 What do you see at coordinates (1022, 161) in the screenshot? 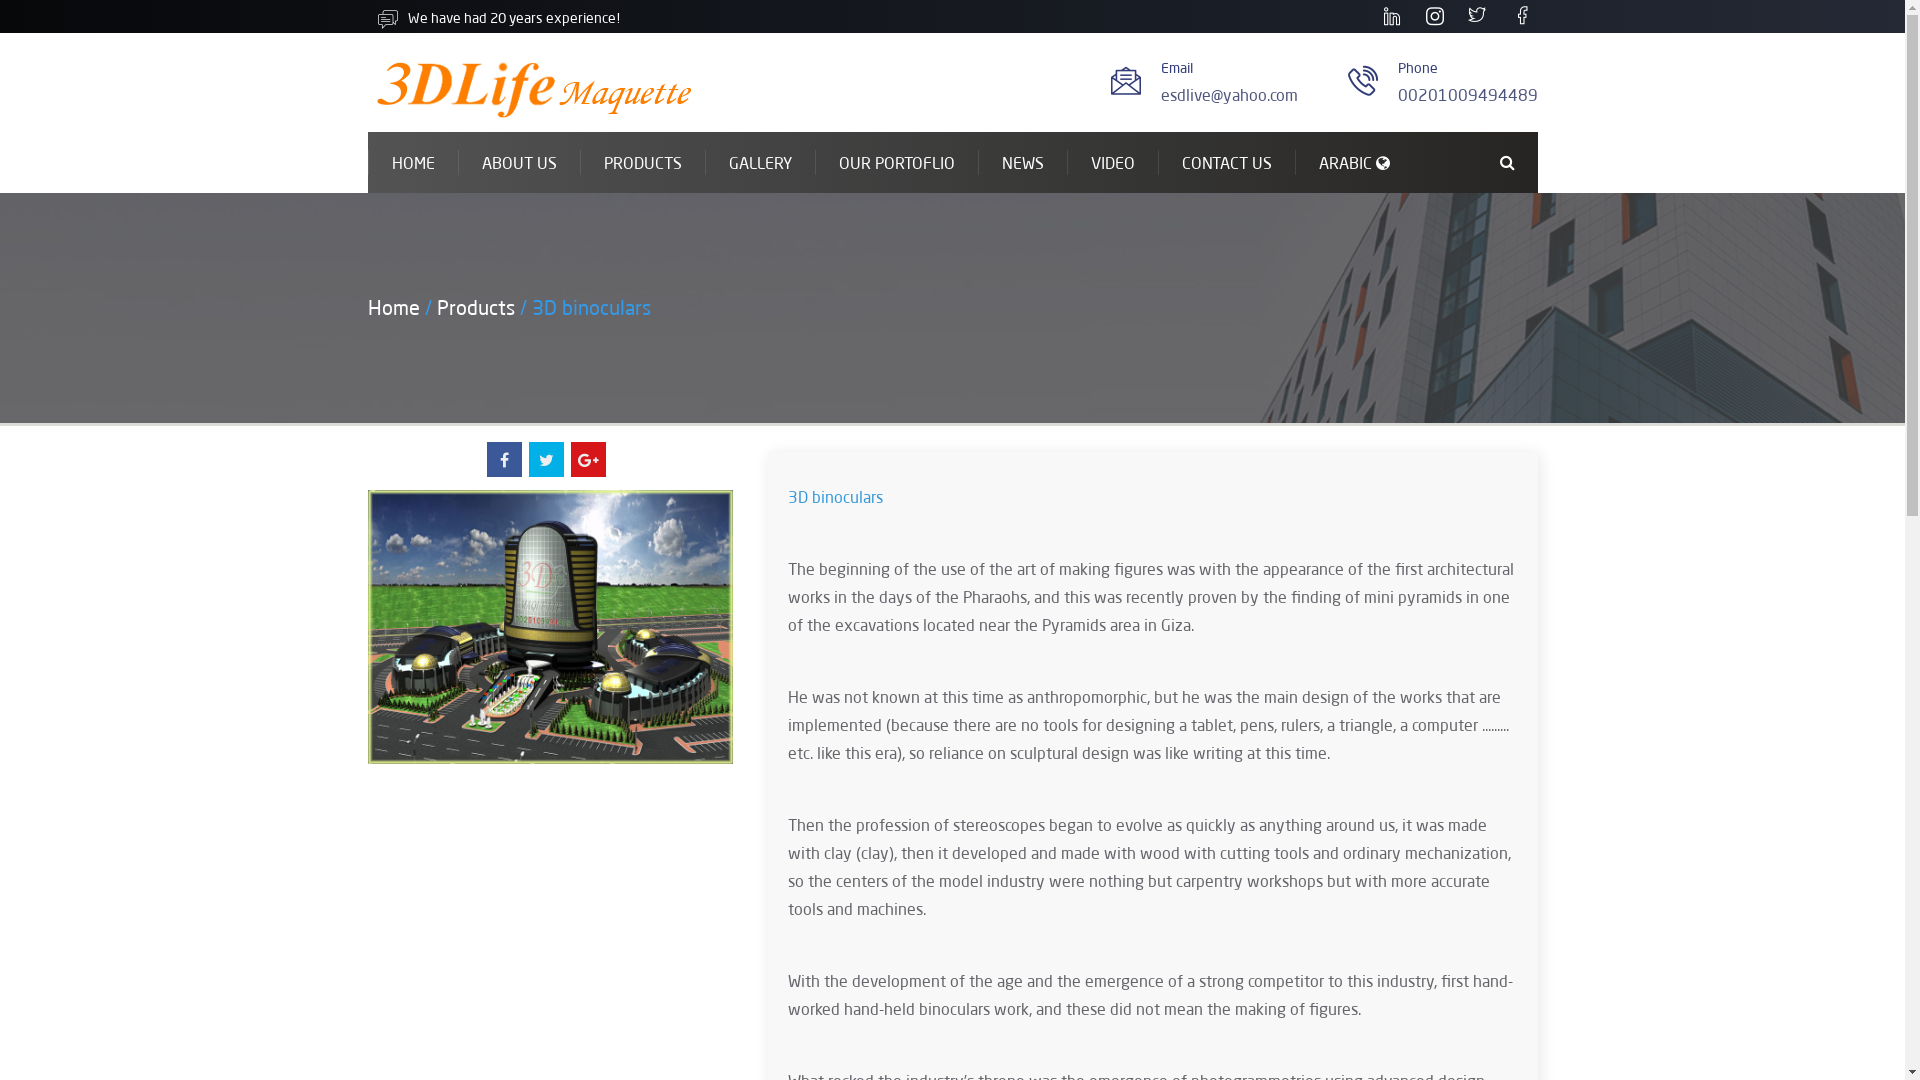
I see `'NEWS'` at bounding box center [1022, 161].